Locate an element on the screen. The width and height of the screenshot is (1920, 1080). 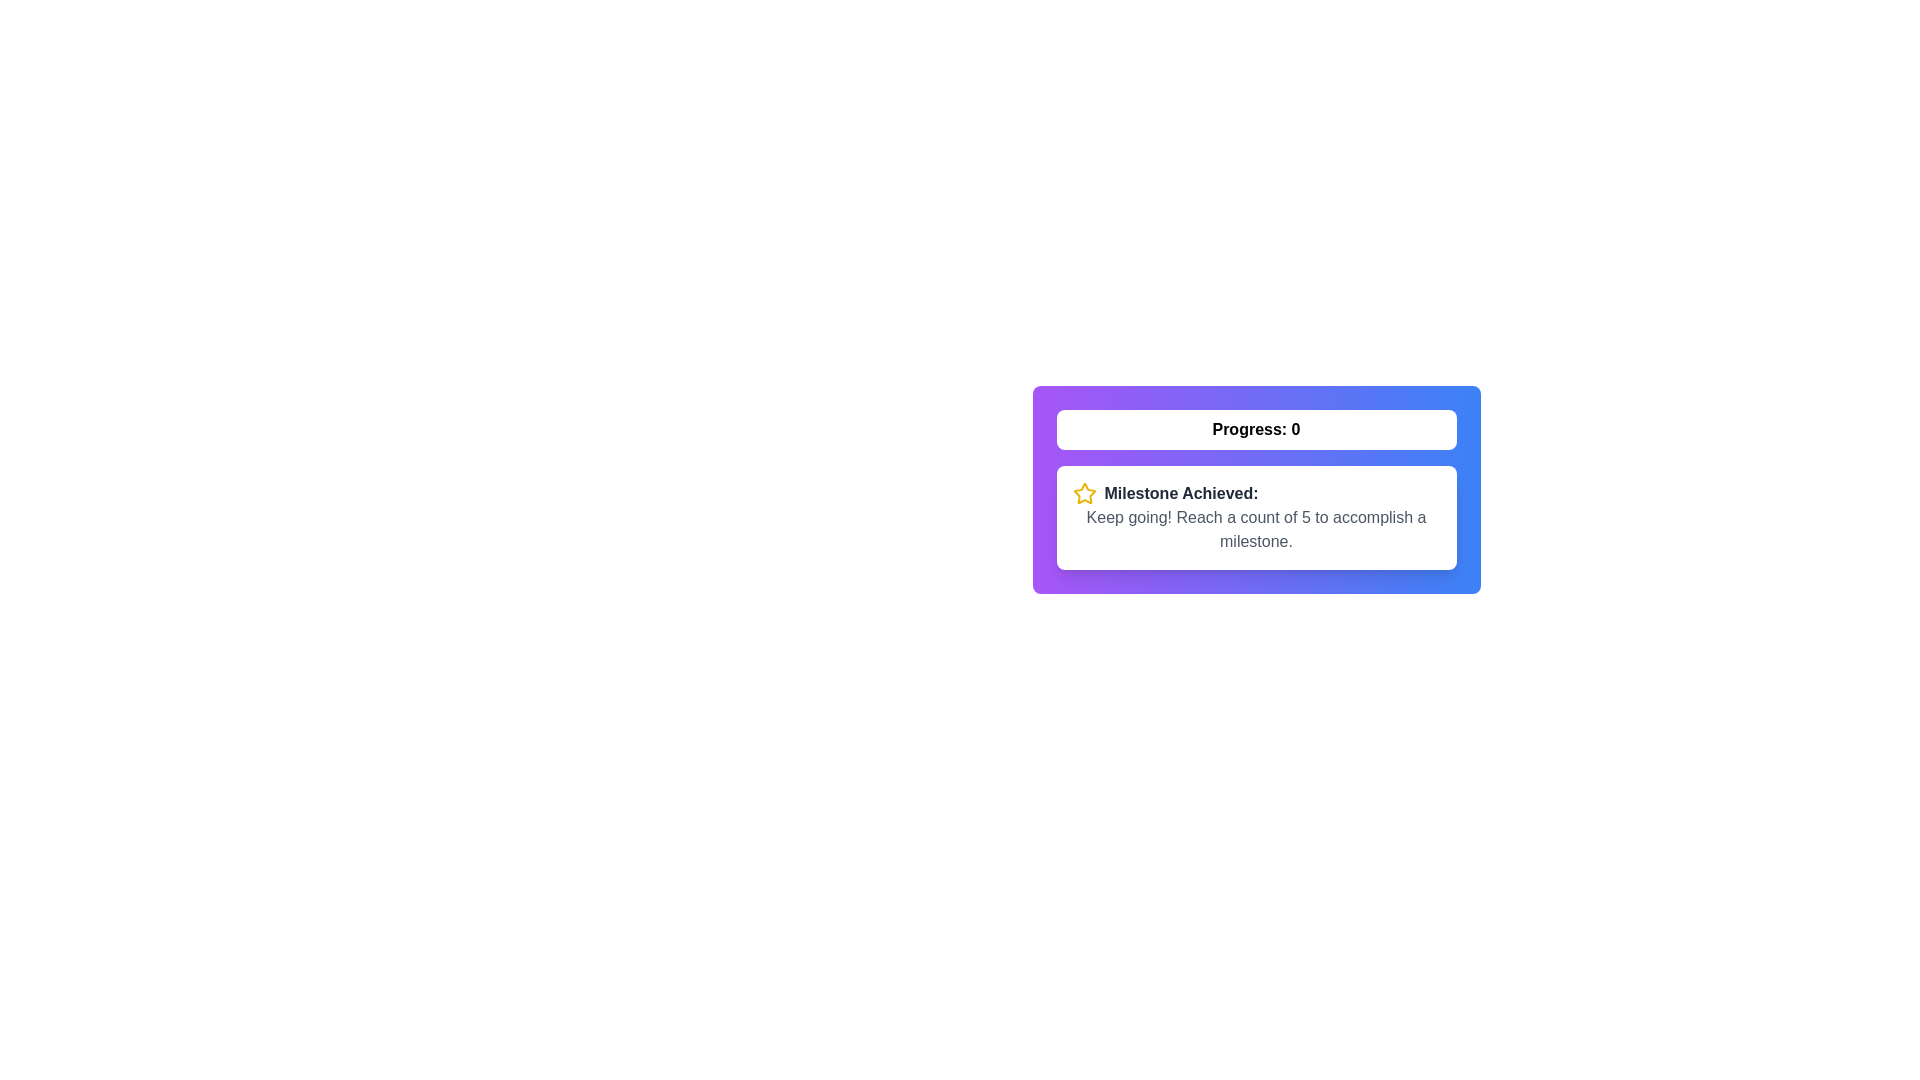
the button labeled 'Progress: 0', which is a rectangular button with a white background and bold black text, to trigger visual changes is located at coordinates (1255, 428).